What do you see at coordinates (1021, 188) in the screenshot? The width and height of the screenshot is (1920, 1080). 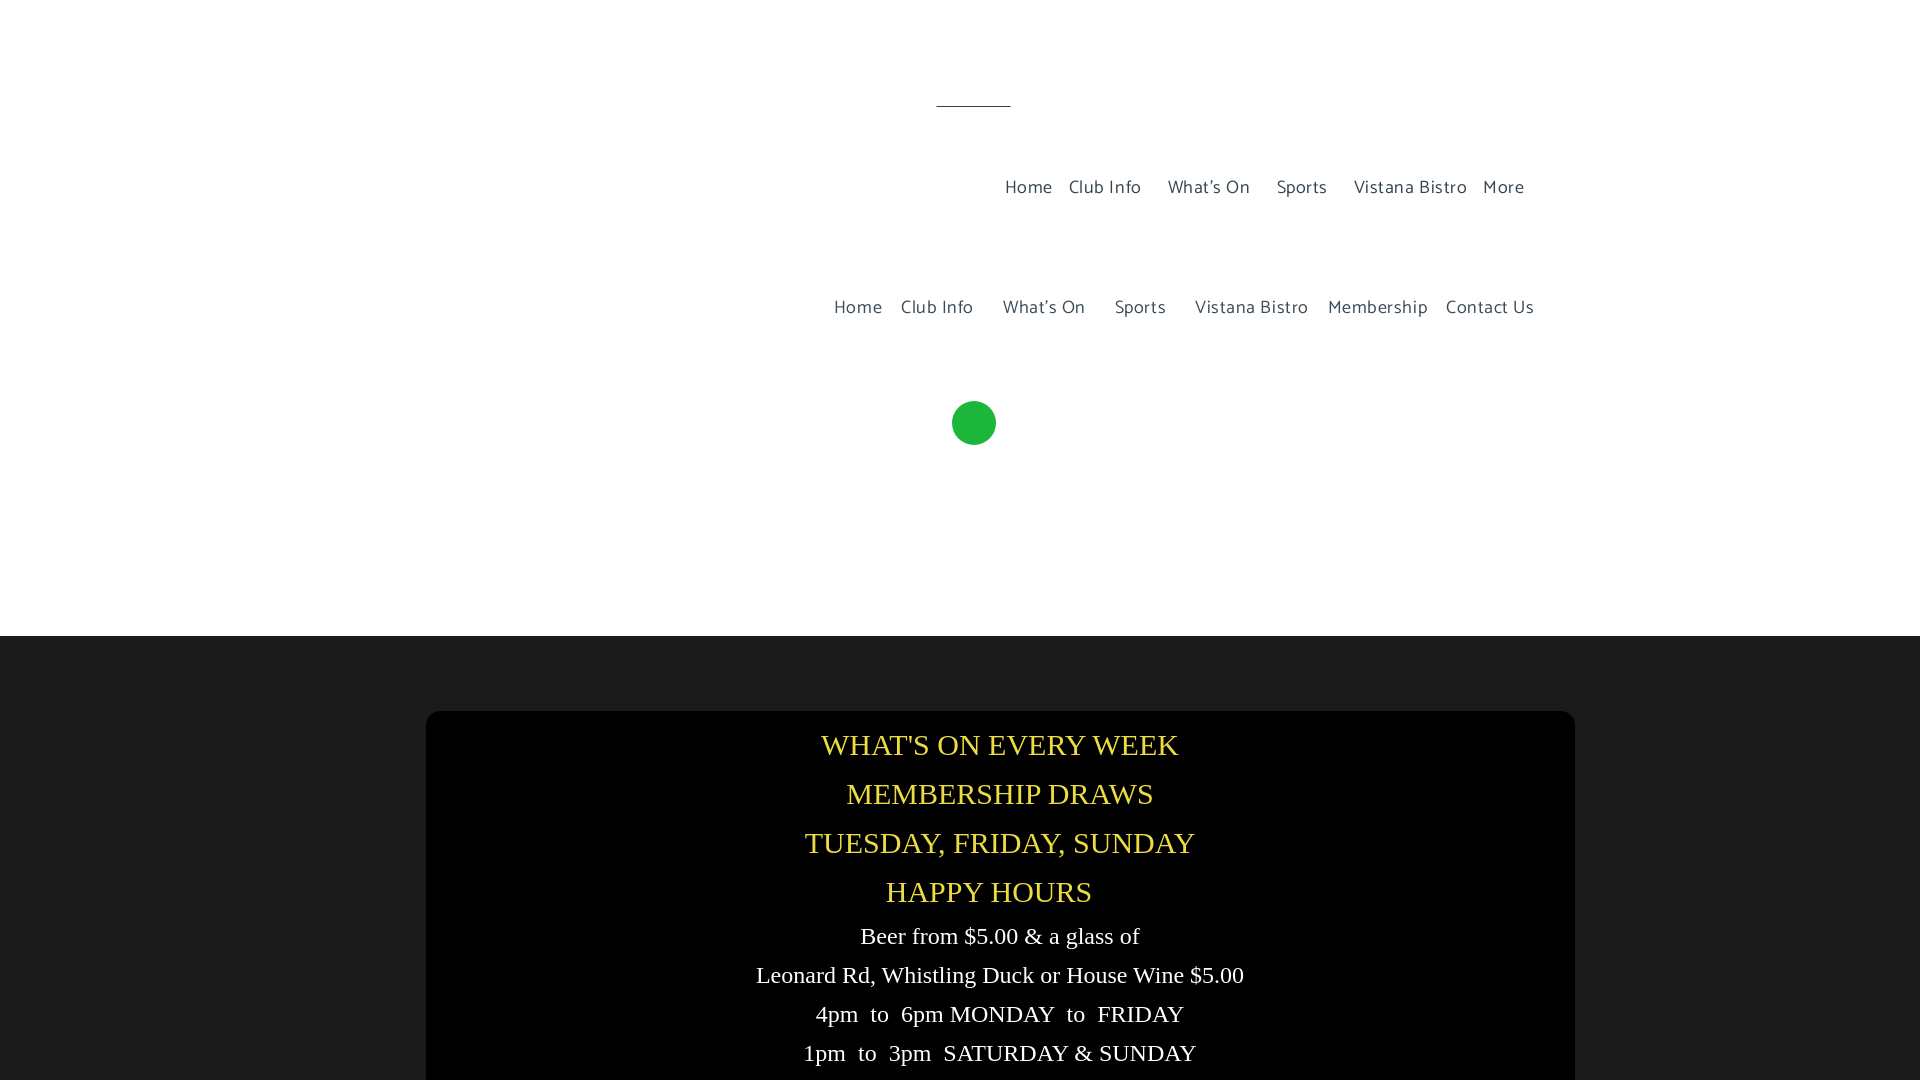 I see `'Home'` at bounding box center [1021, 188].